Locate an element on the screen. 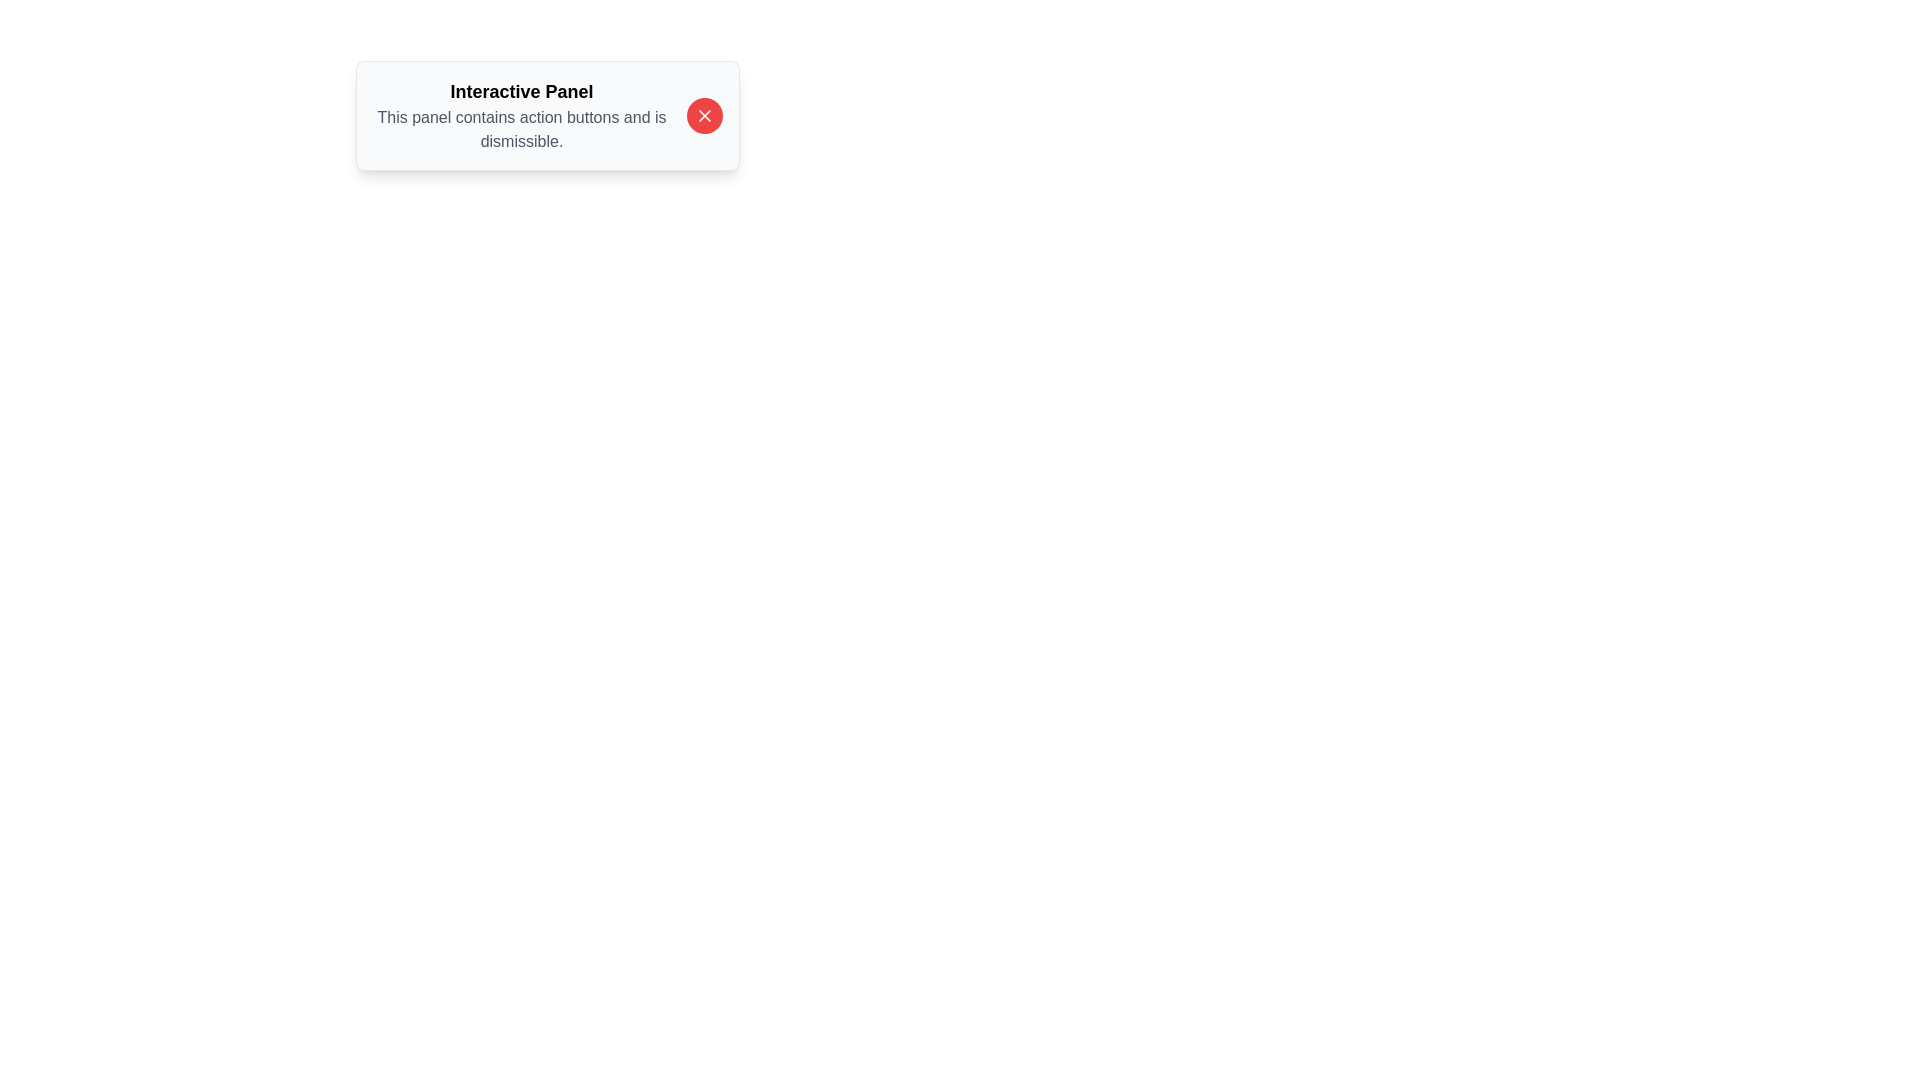  the circular red button with a white 'X' icon, located on the far right of the interactive header panel, to trigger its hover styling change is located at coordinates (705, 115).